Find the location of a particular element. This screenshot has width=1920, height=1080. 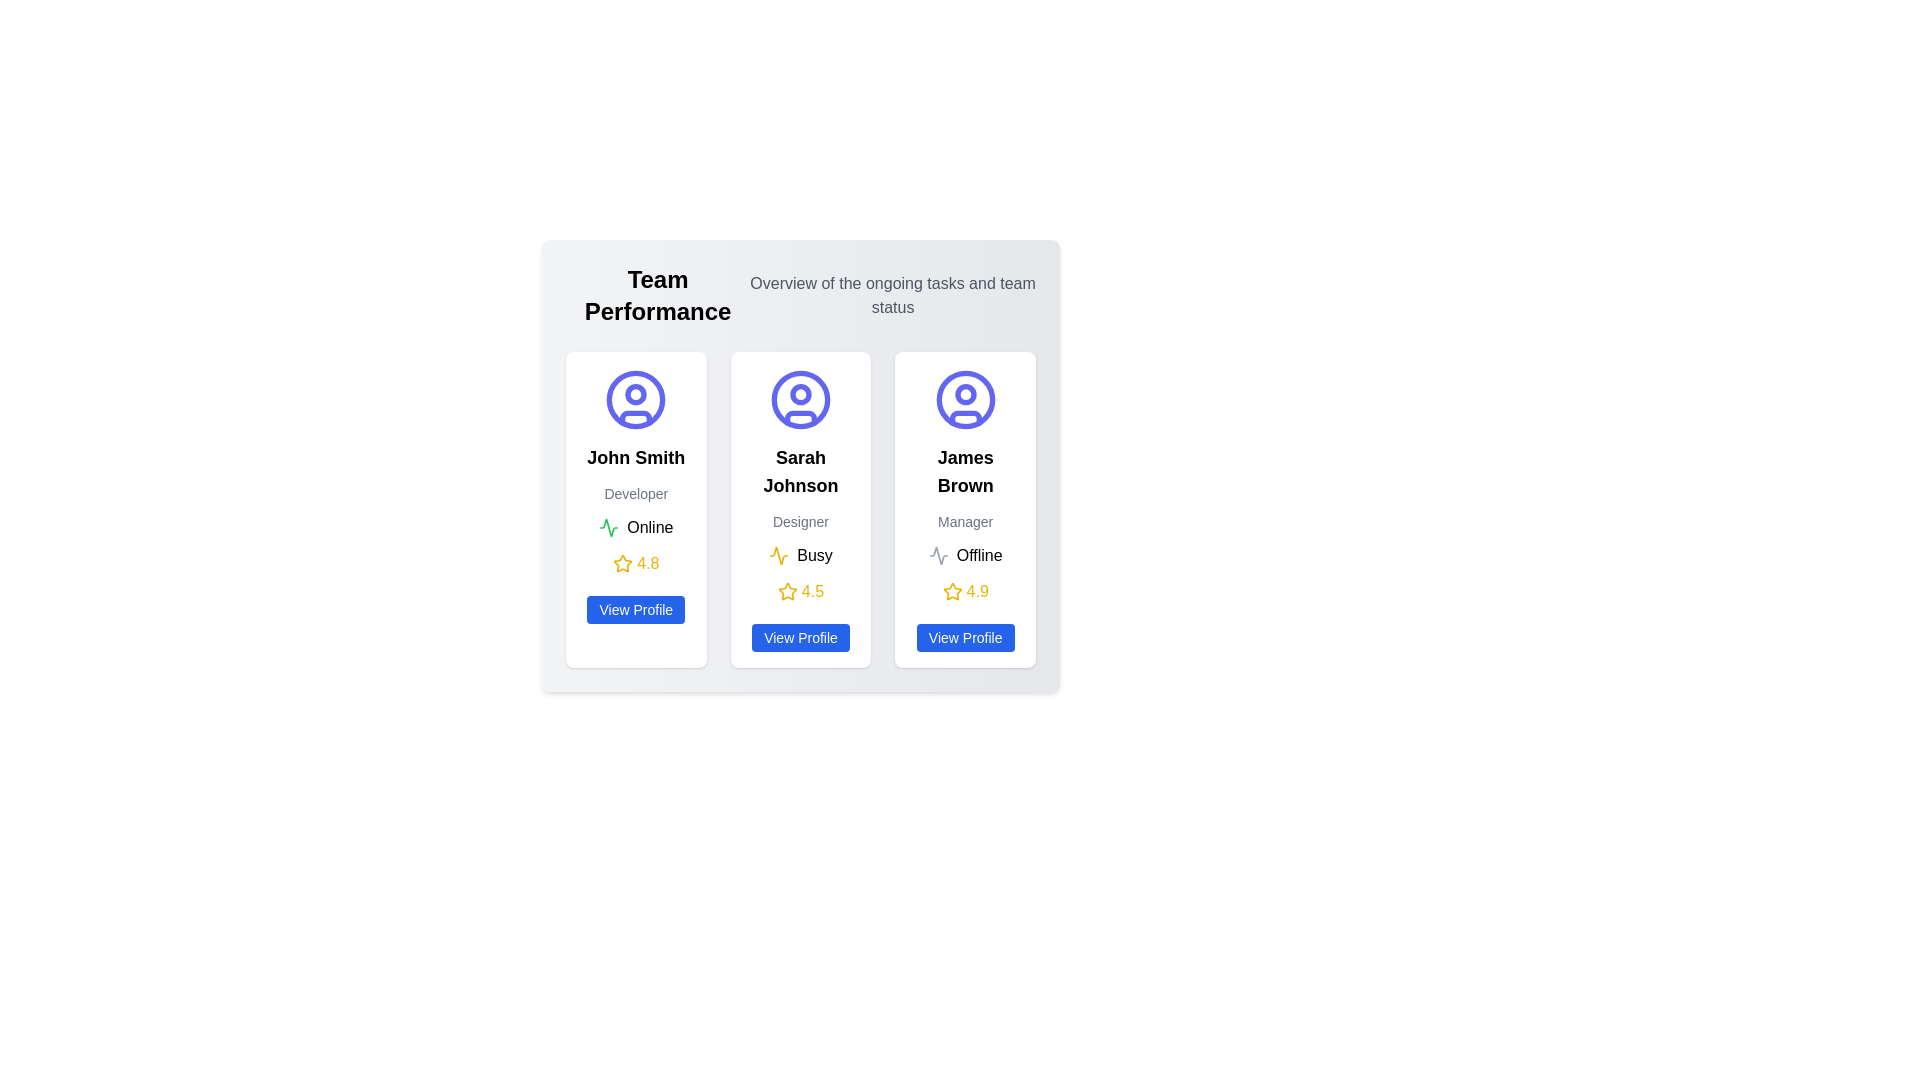

the text label displaying 'John Smith', which is prominently styled in a bold and larger font within the first user card, positioned below the avatar and above the job title 'Developer' is located at coordinates (635, 458).